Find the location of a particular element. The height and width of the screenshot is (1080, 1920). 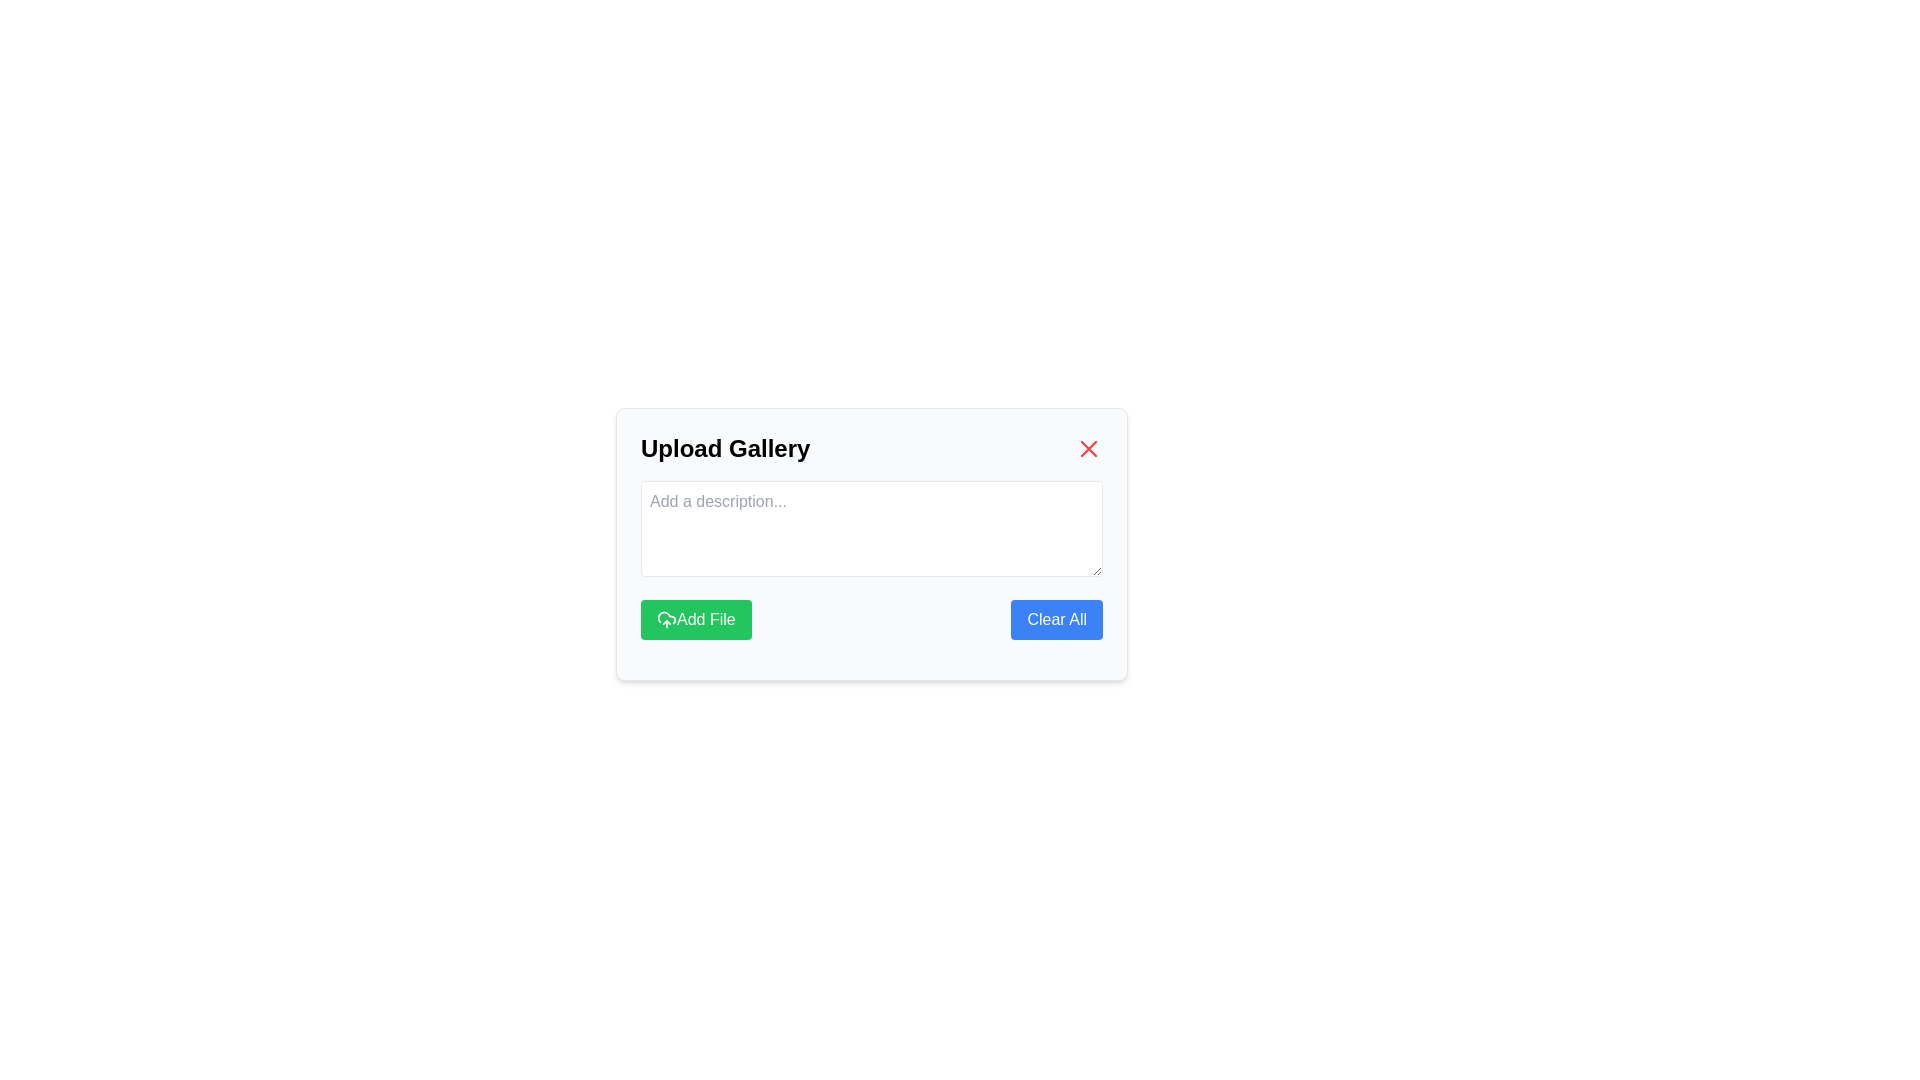

the lower part of the cloud-shaped icon representing the upload feature located at the bottom-left corner of the modal, above the 'Add File' button is located at coordinates (667, 616).